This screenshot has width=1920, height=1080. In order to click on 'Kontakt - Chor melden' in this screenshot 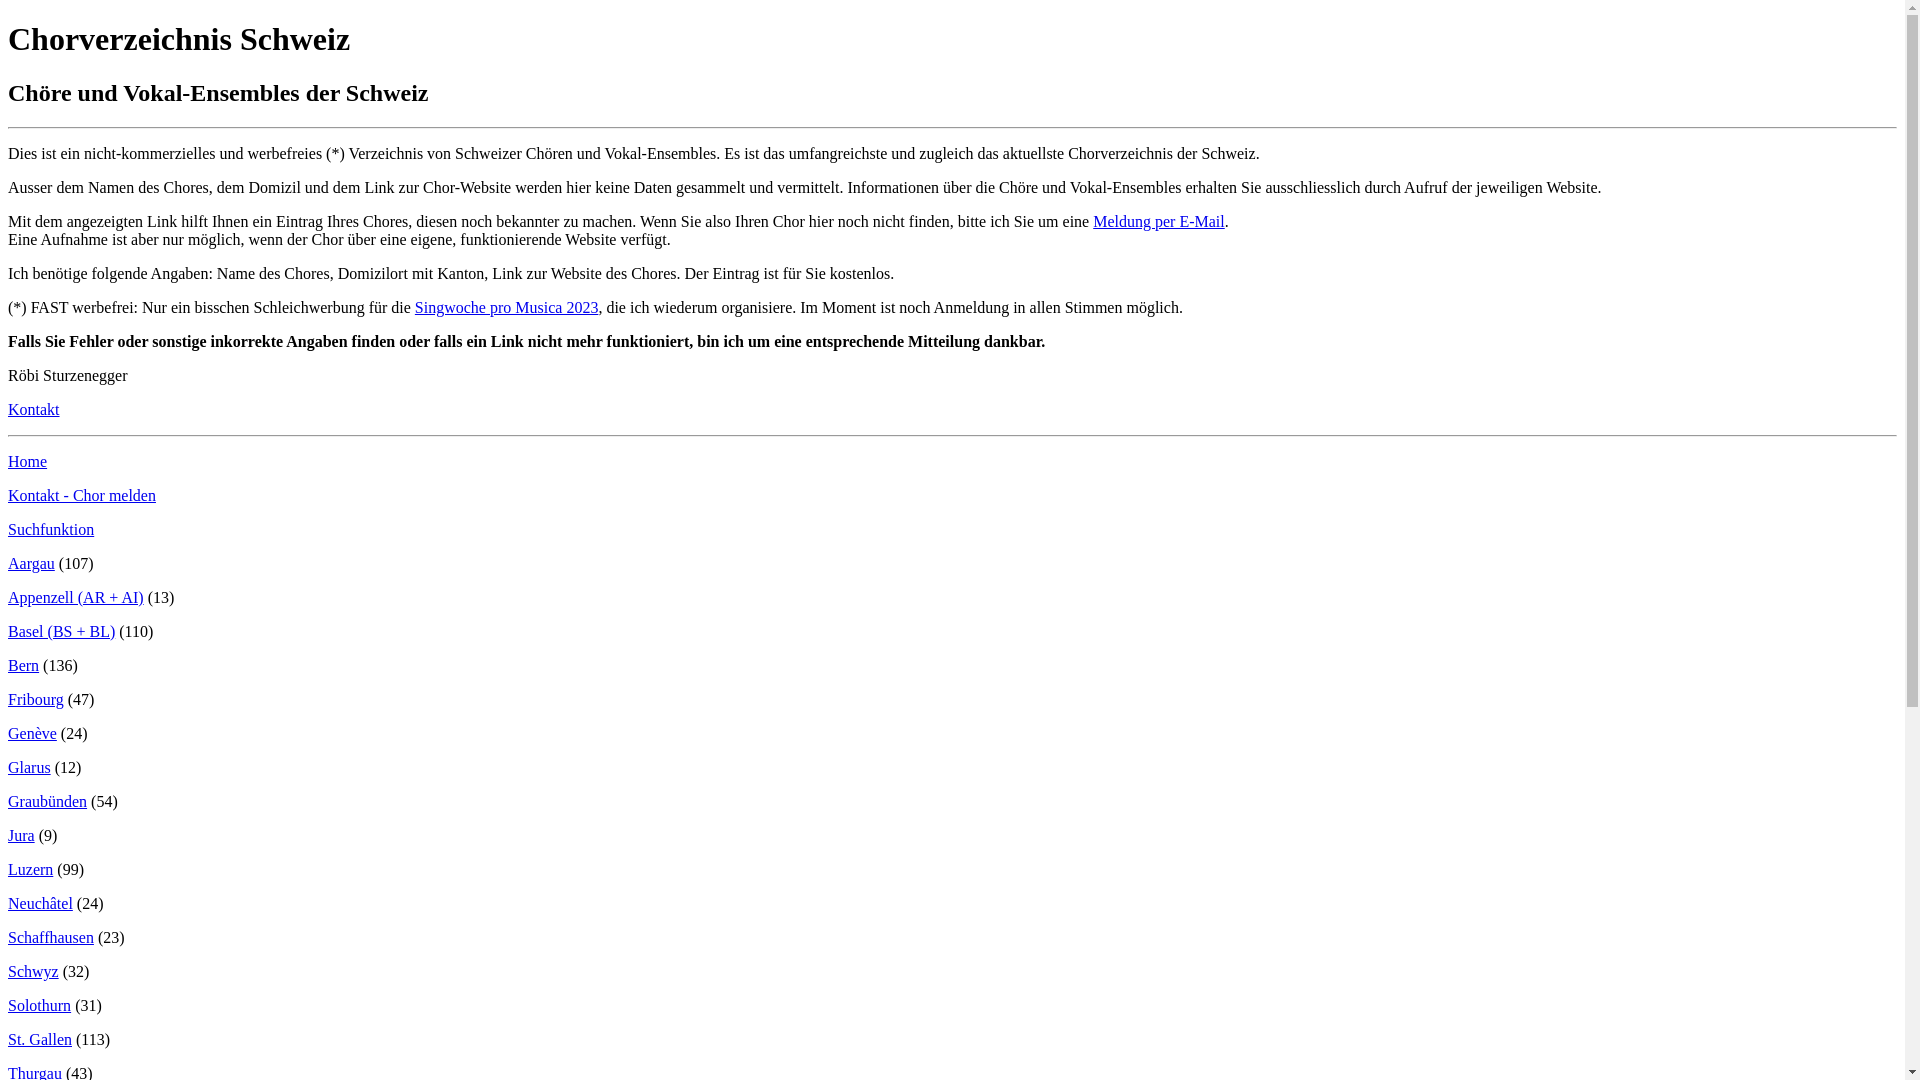, I will do `click(80, 495)`.